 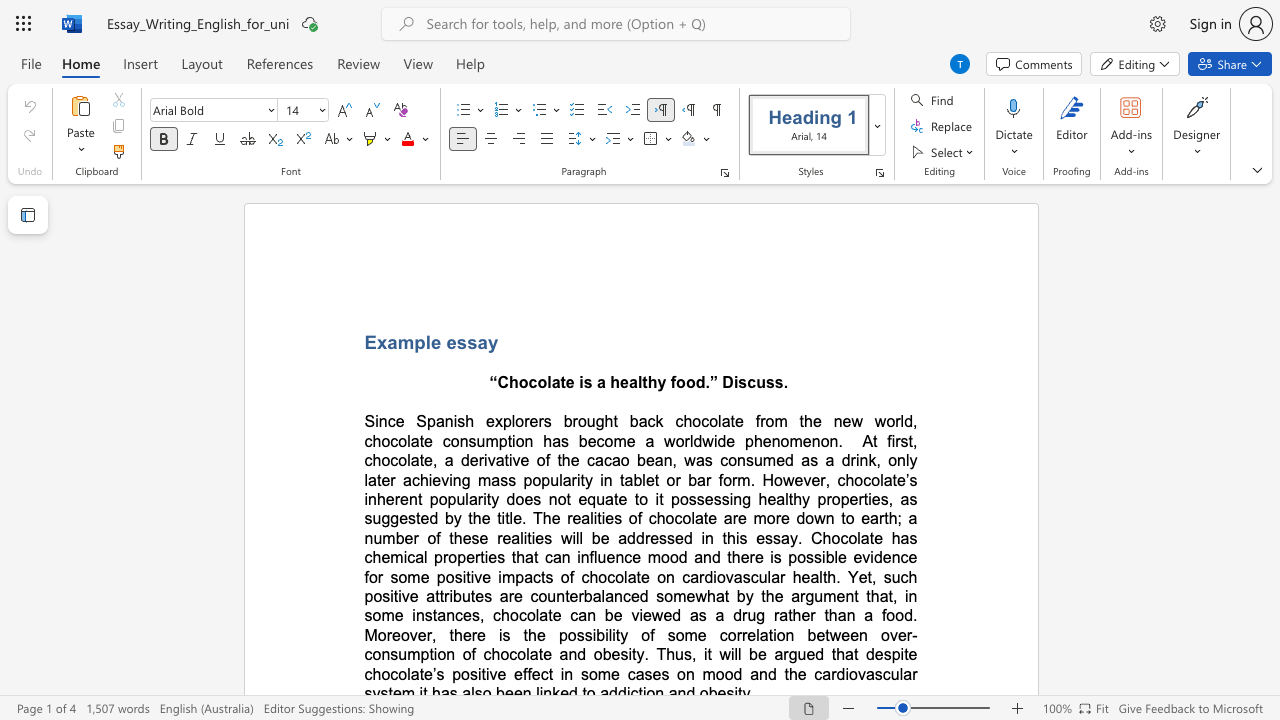 I want to click on the space between the continuous character "p" and "l" in the text, so click(x=423, y=341).